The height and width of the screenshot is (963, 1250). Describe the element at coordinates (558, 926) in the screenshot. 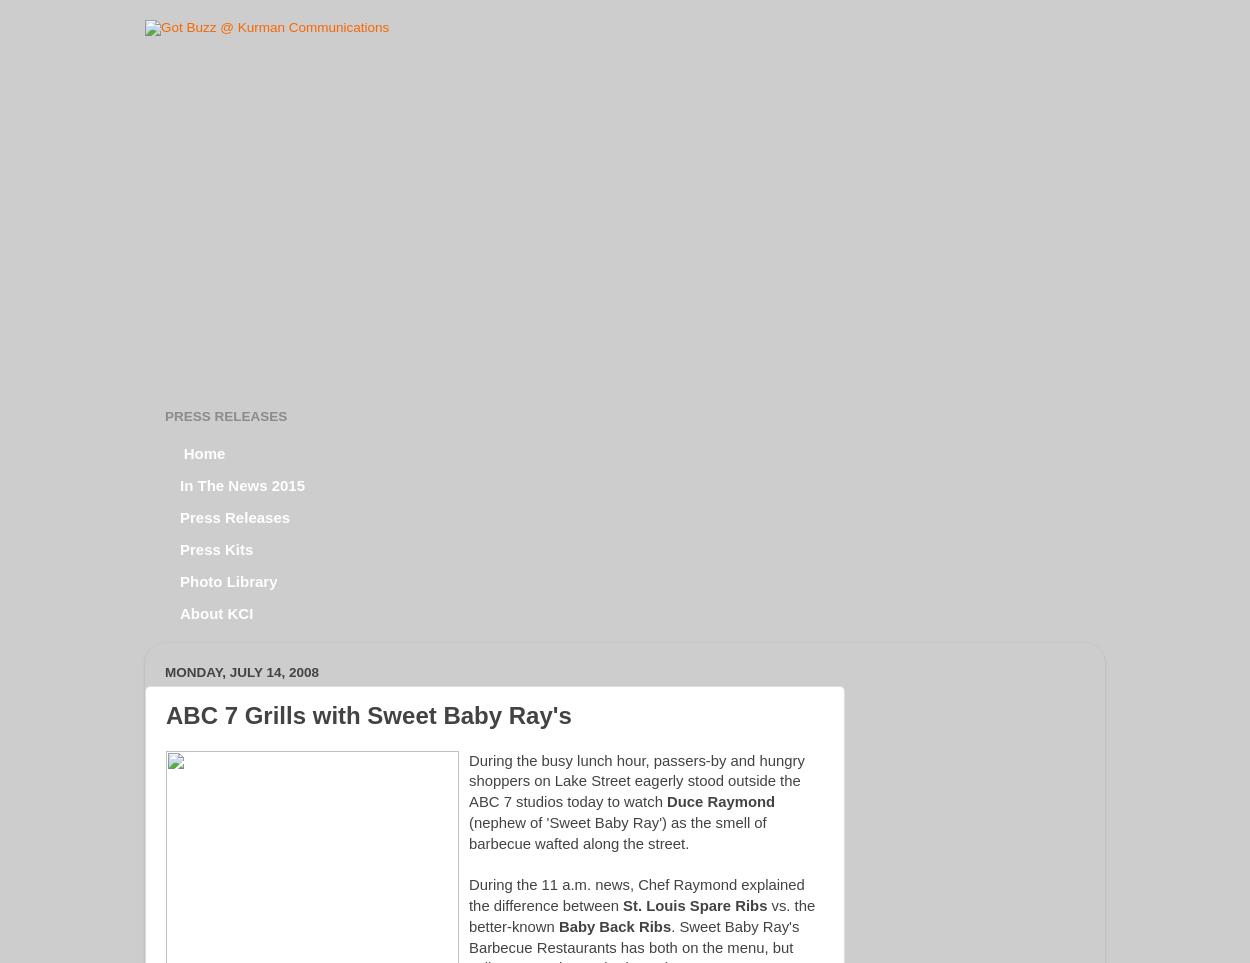

I see `'Baby Back Ribs'` at that location.